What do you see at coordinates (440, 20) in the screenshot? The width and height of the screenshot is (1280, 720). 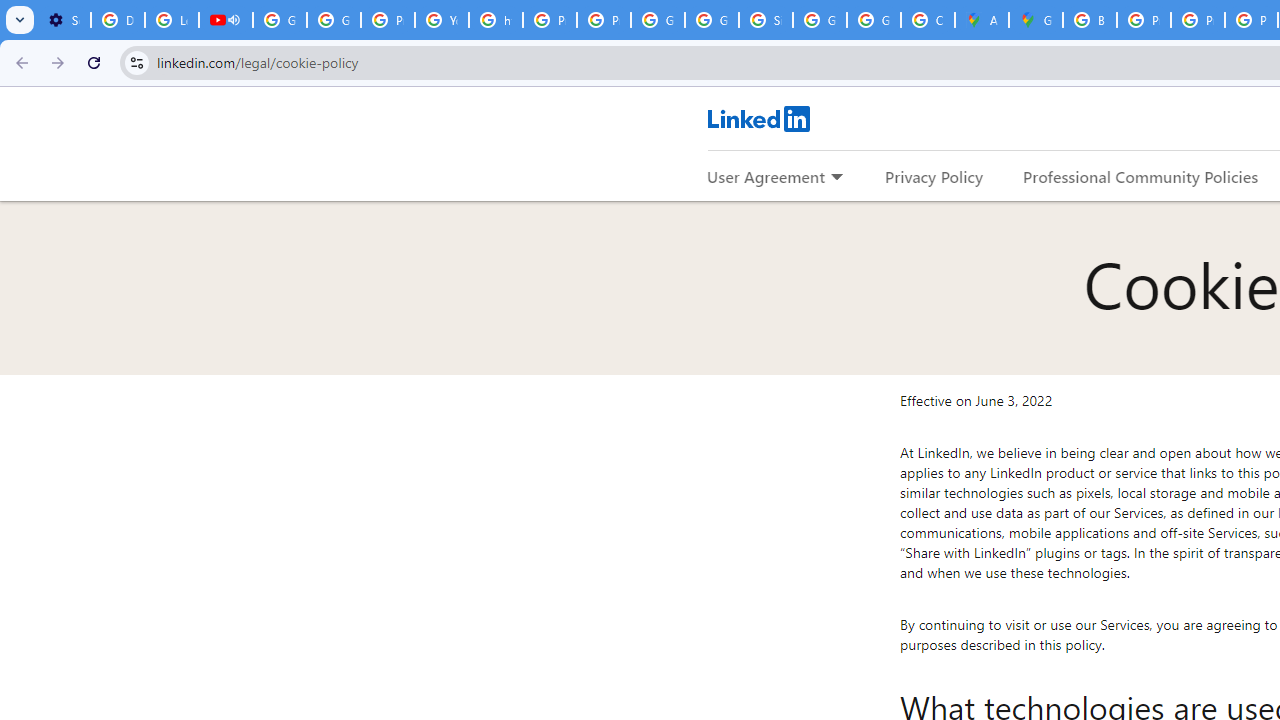 I see `'YouTube'` at bounding box center [440, 20].